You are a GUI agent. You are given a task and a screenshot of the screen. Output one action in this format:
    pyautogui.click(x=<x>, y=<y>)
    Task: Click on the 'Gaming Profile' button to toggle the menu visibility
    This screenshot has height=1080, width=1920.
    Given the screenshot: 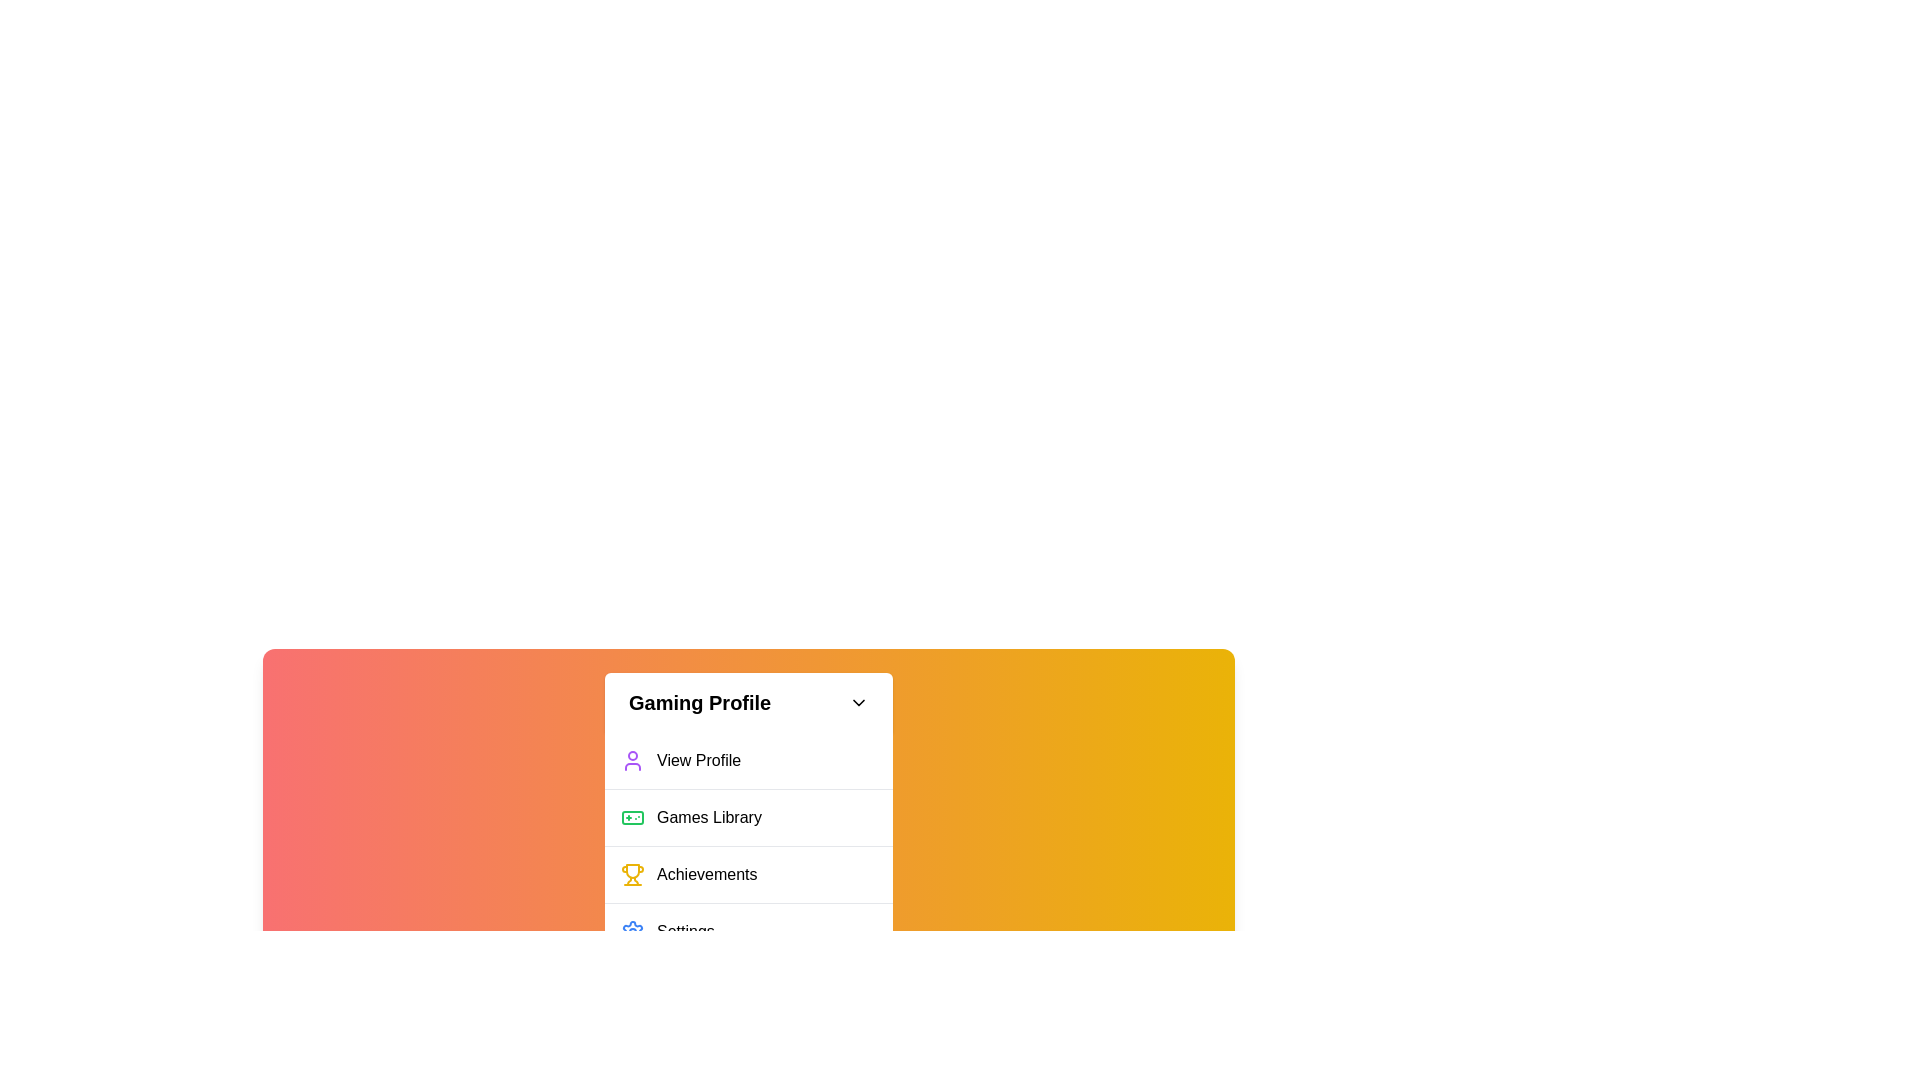 What is the action you would take?
    pyautogui.click(x=747, y=701)
    